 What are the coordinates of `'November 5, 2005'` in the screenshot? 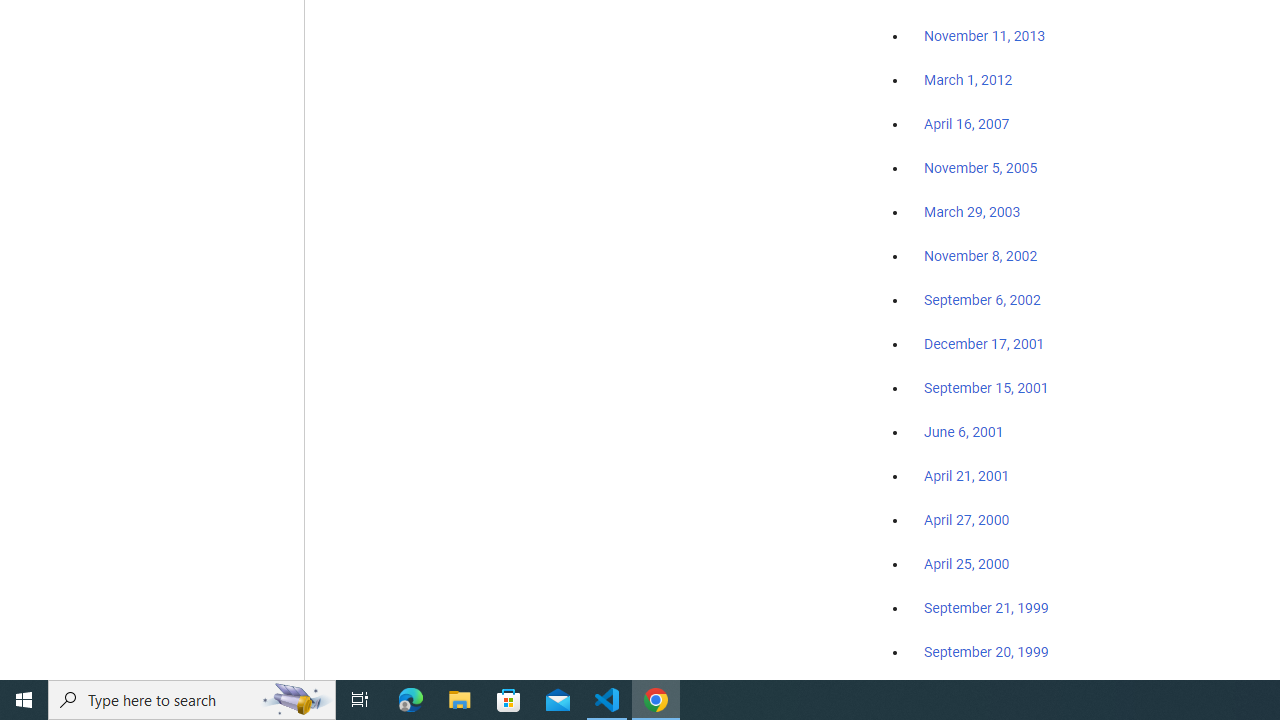 It's located at (981, 167).